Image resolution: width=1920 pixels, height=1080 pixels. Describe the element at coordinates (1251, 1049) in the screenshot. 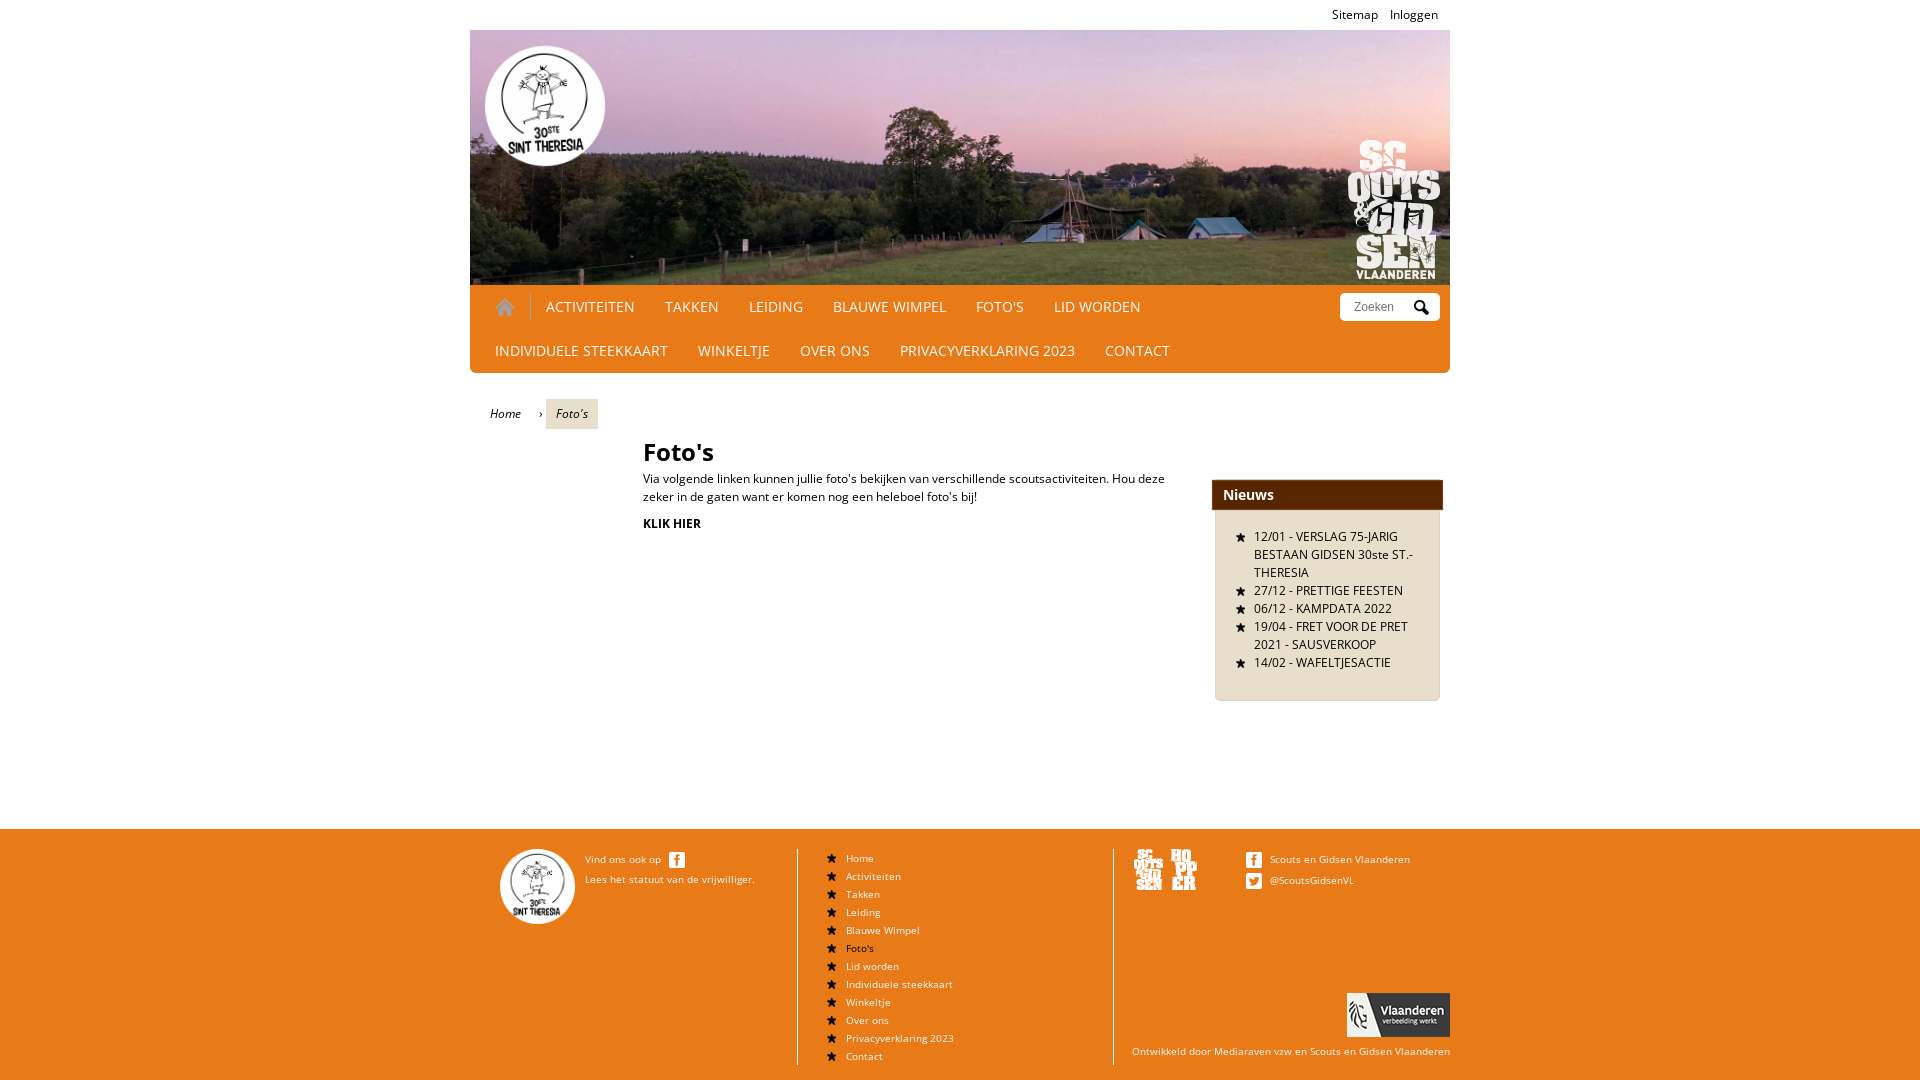

I see `'Mediaraven vzw'` at that location.